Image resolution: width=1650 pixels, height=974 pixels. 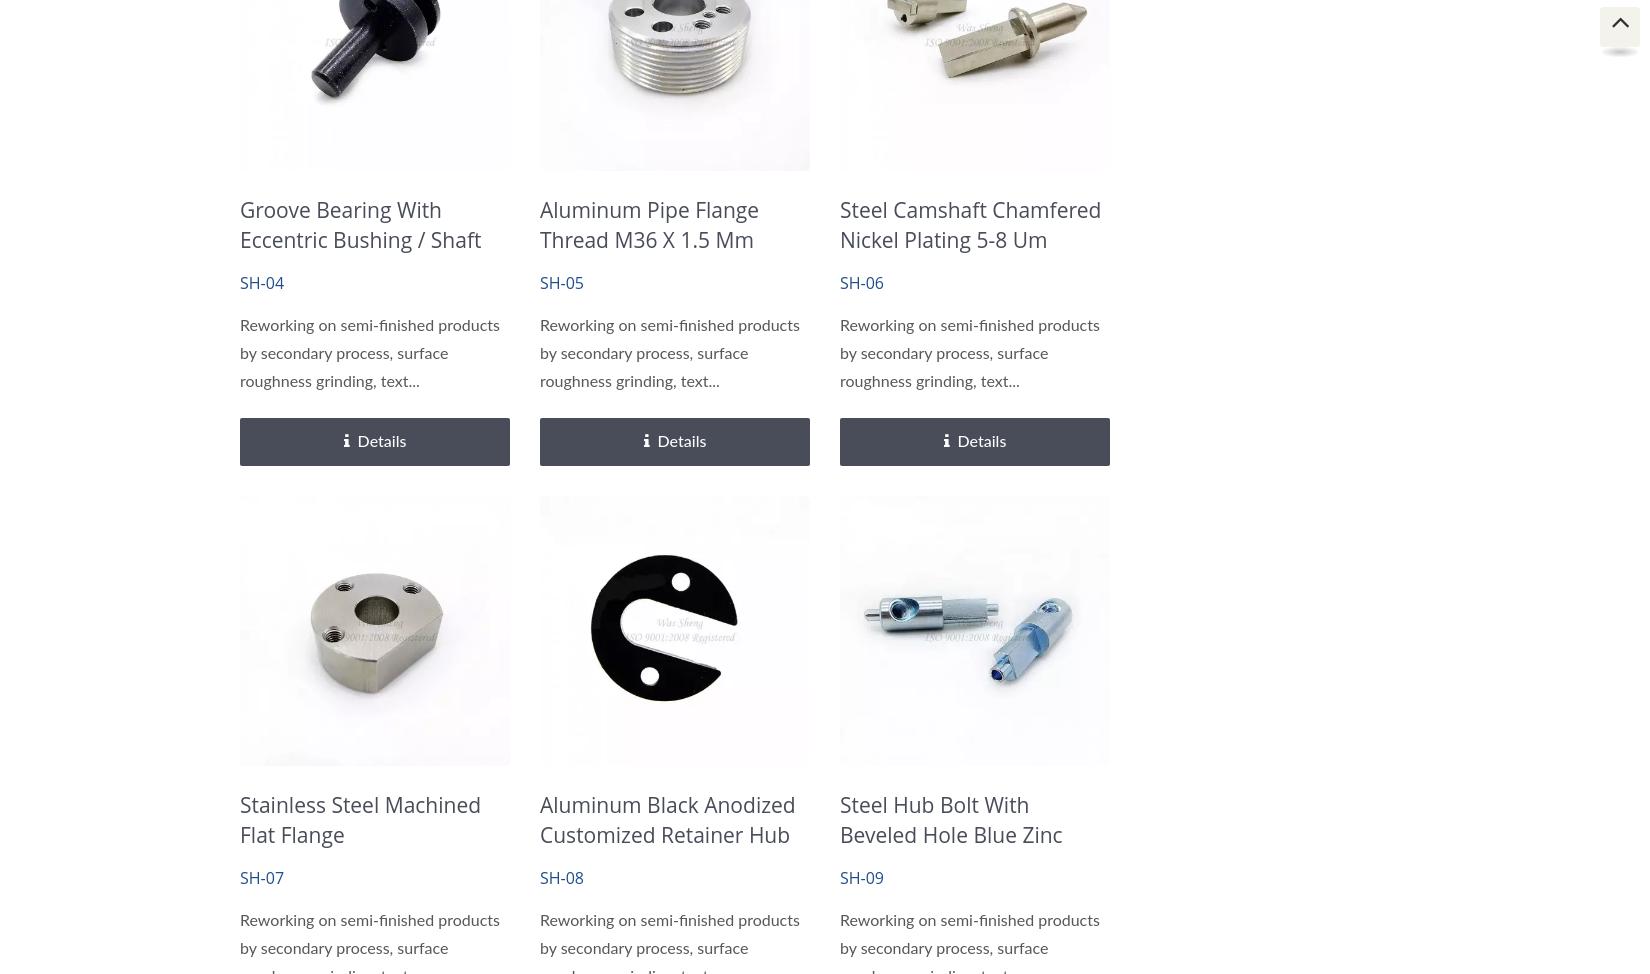 What do you see at coordinates (560, 282) in the screenshot?
I see `'SH-05'` at bounding box center [560, 282].